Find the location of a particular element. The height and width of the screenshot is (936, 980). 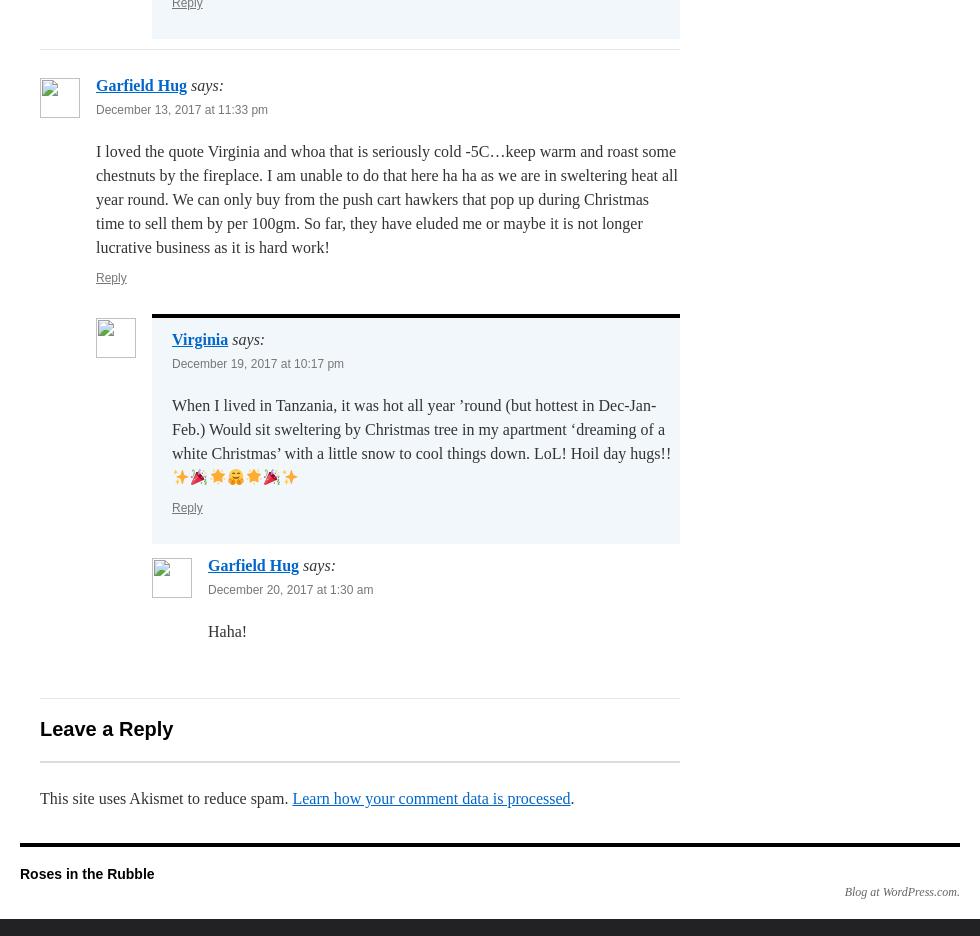

'Haha!' is located at coordinates (227, 630).